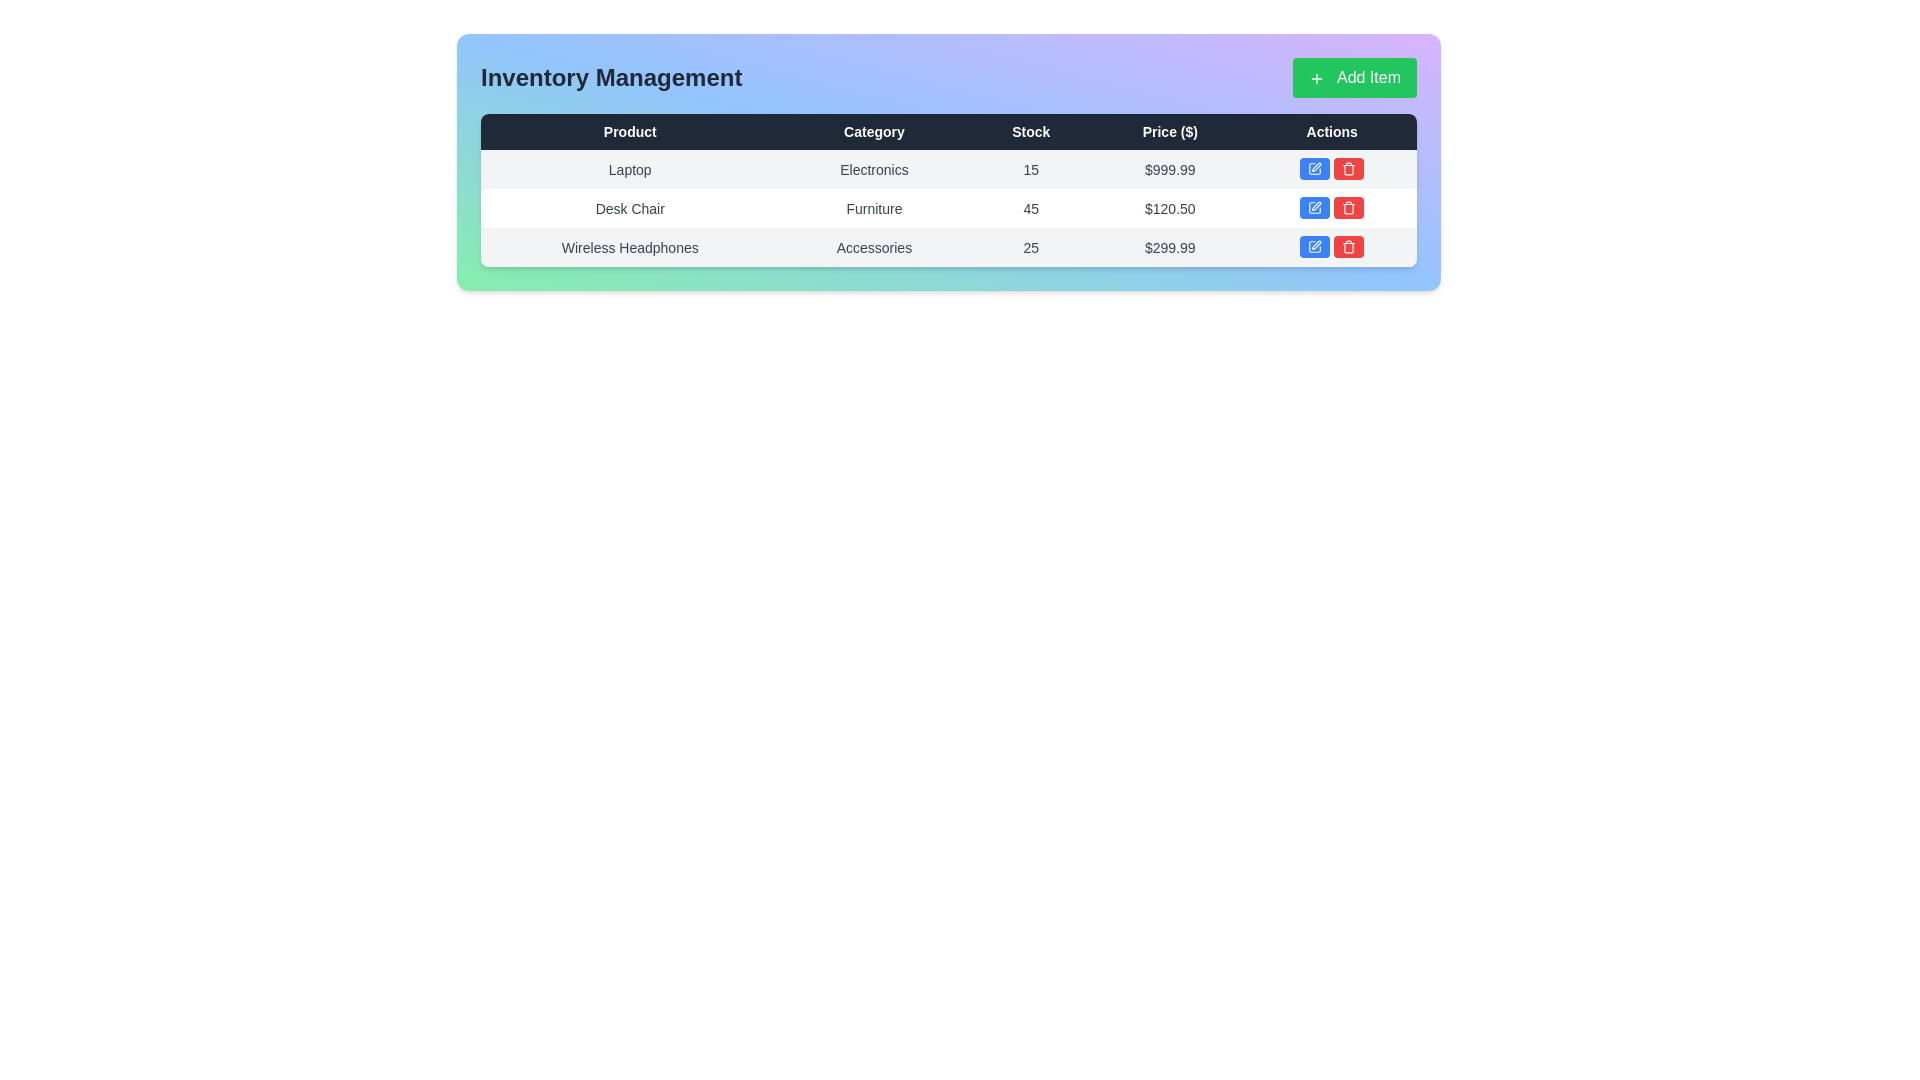 The height and width of the screenshot is (1080, 1920). Describe the element at coordinates (874, 208) in the screenshot. I see `the 'Furniture' text label located in the Desk Chair row under the 'Category' column` at that location.